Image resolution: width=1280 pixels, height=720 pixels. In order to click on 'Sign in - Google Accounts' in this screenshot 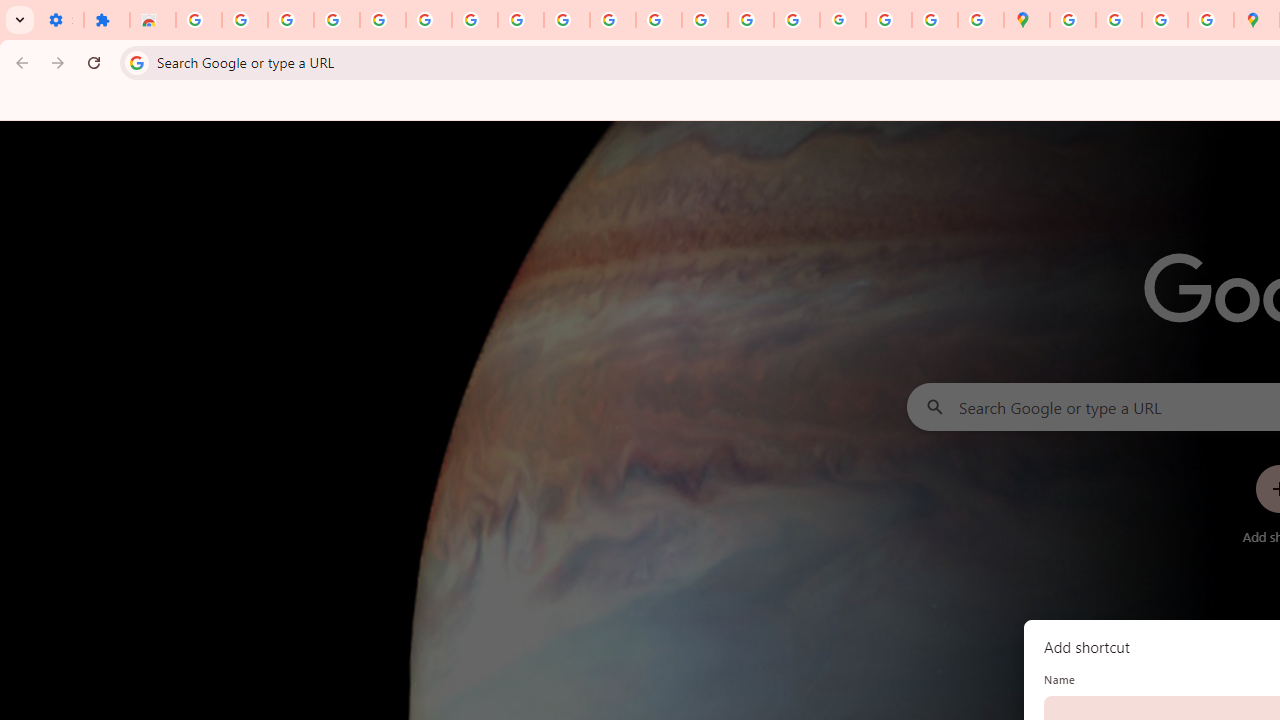, I will do `click(198, 20)`.